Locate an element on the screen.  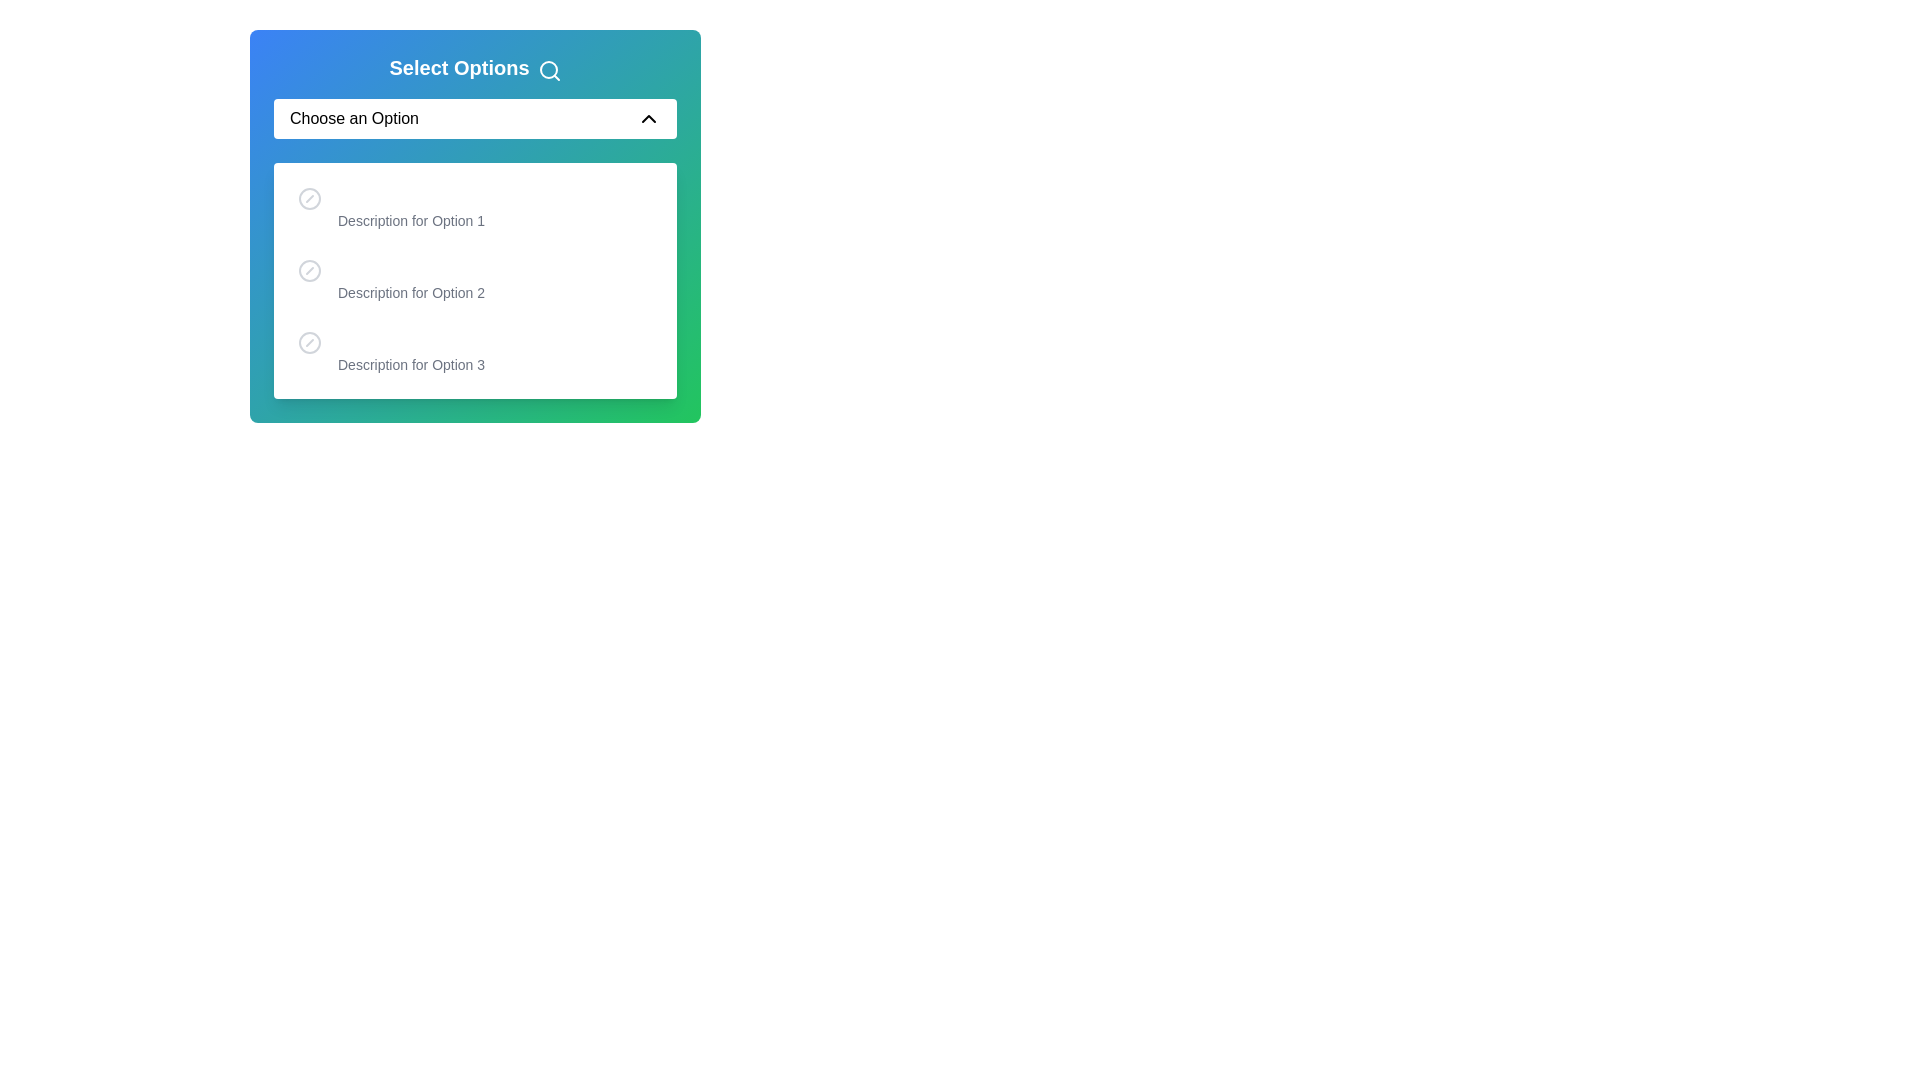
the third icon in the dropdown menu that signifies a status of non-selection or restriction for 'Option 3Description for Option 3' is located at coordinates (309, 341).